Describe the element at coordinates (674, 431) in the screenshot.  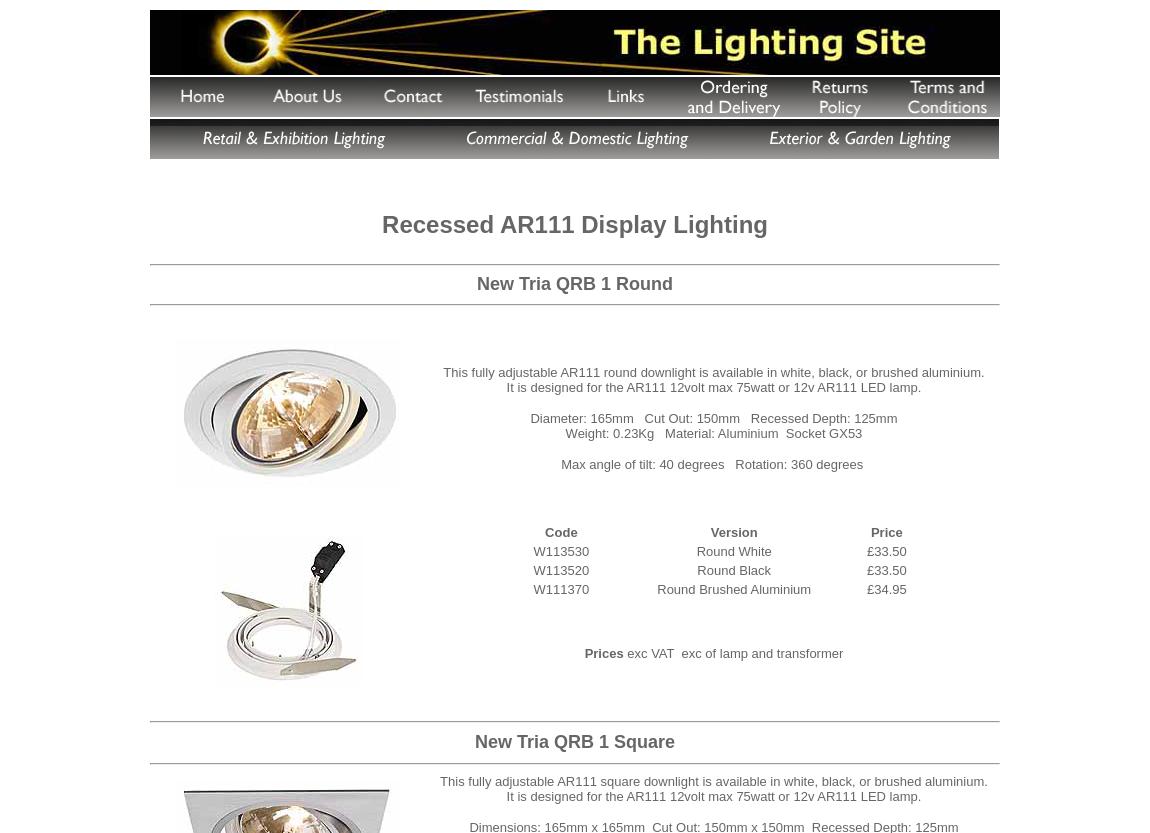
I see `'Weight: 
          0.23Kg   Material: Aluminium'` at that location.